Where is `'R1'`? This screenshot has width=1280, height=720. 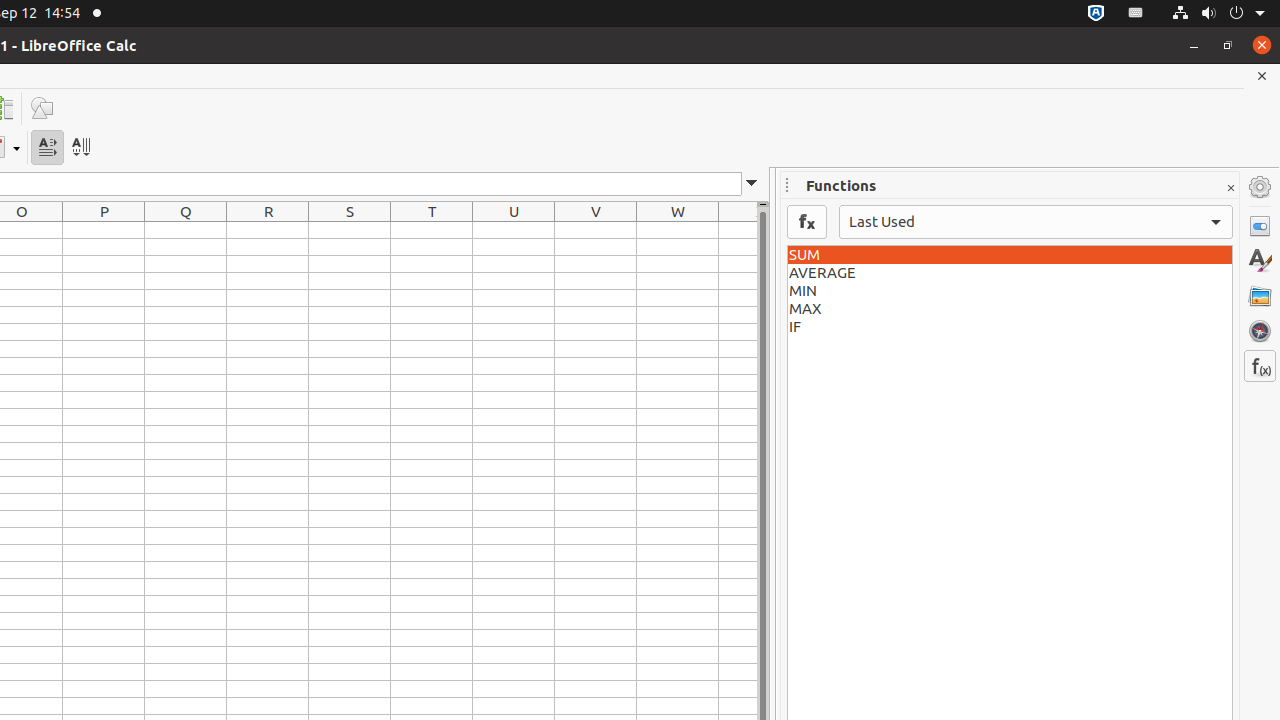
'R1' is located at coordinates (267, 229).